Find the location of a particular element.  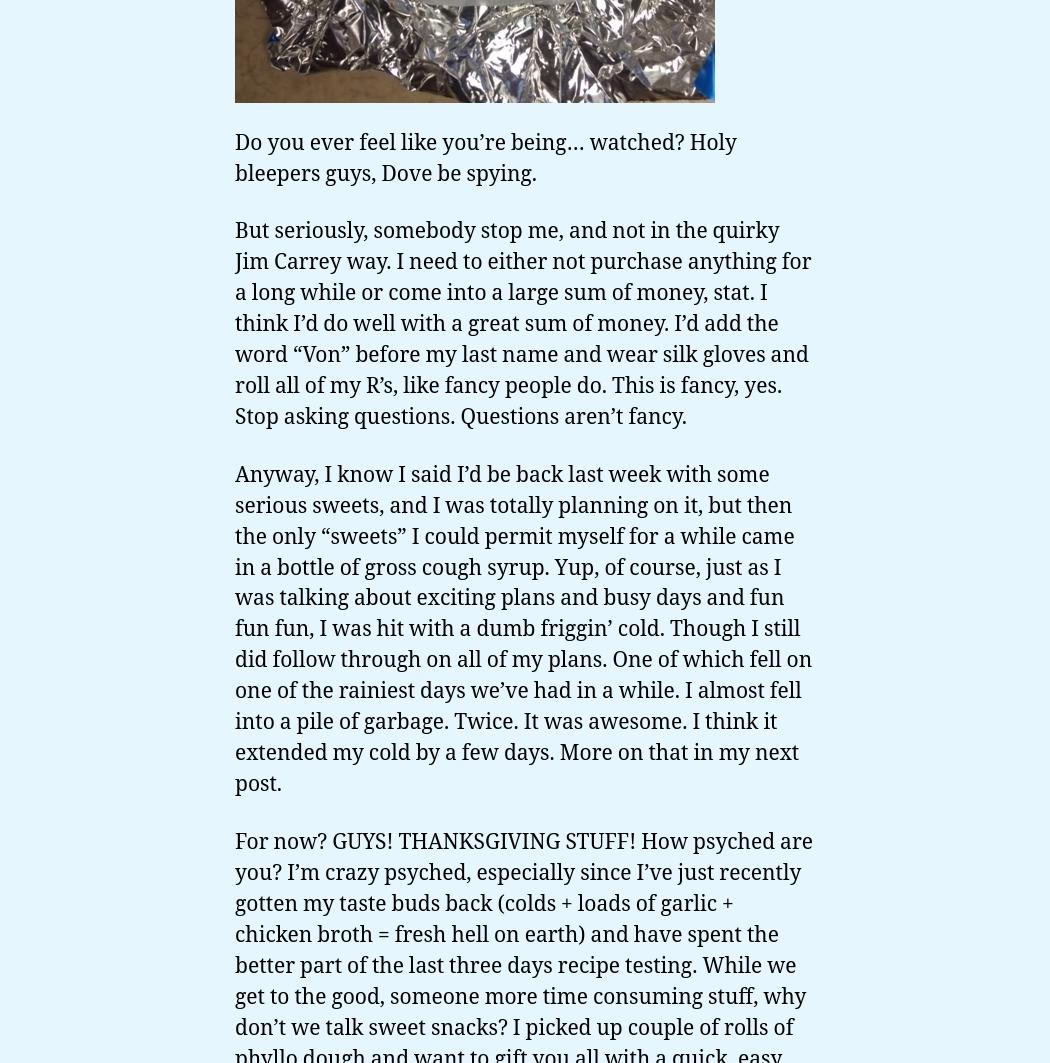

'Breads' is located at coordinates (39, 829).